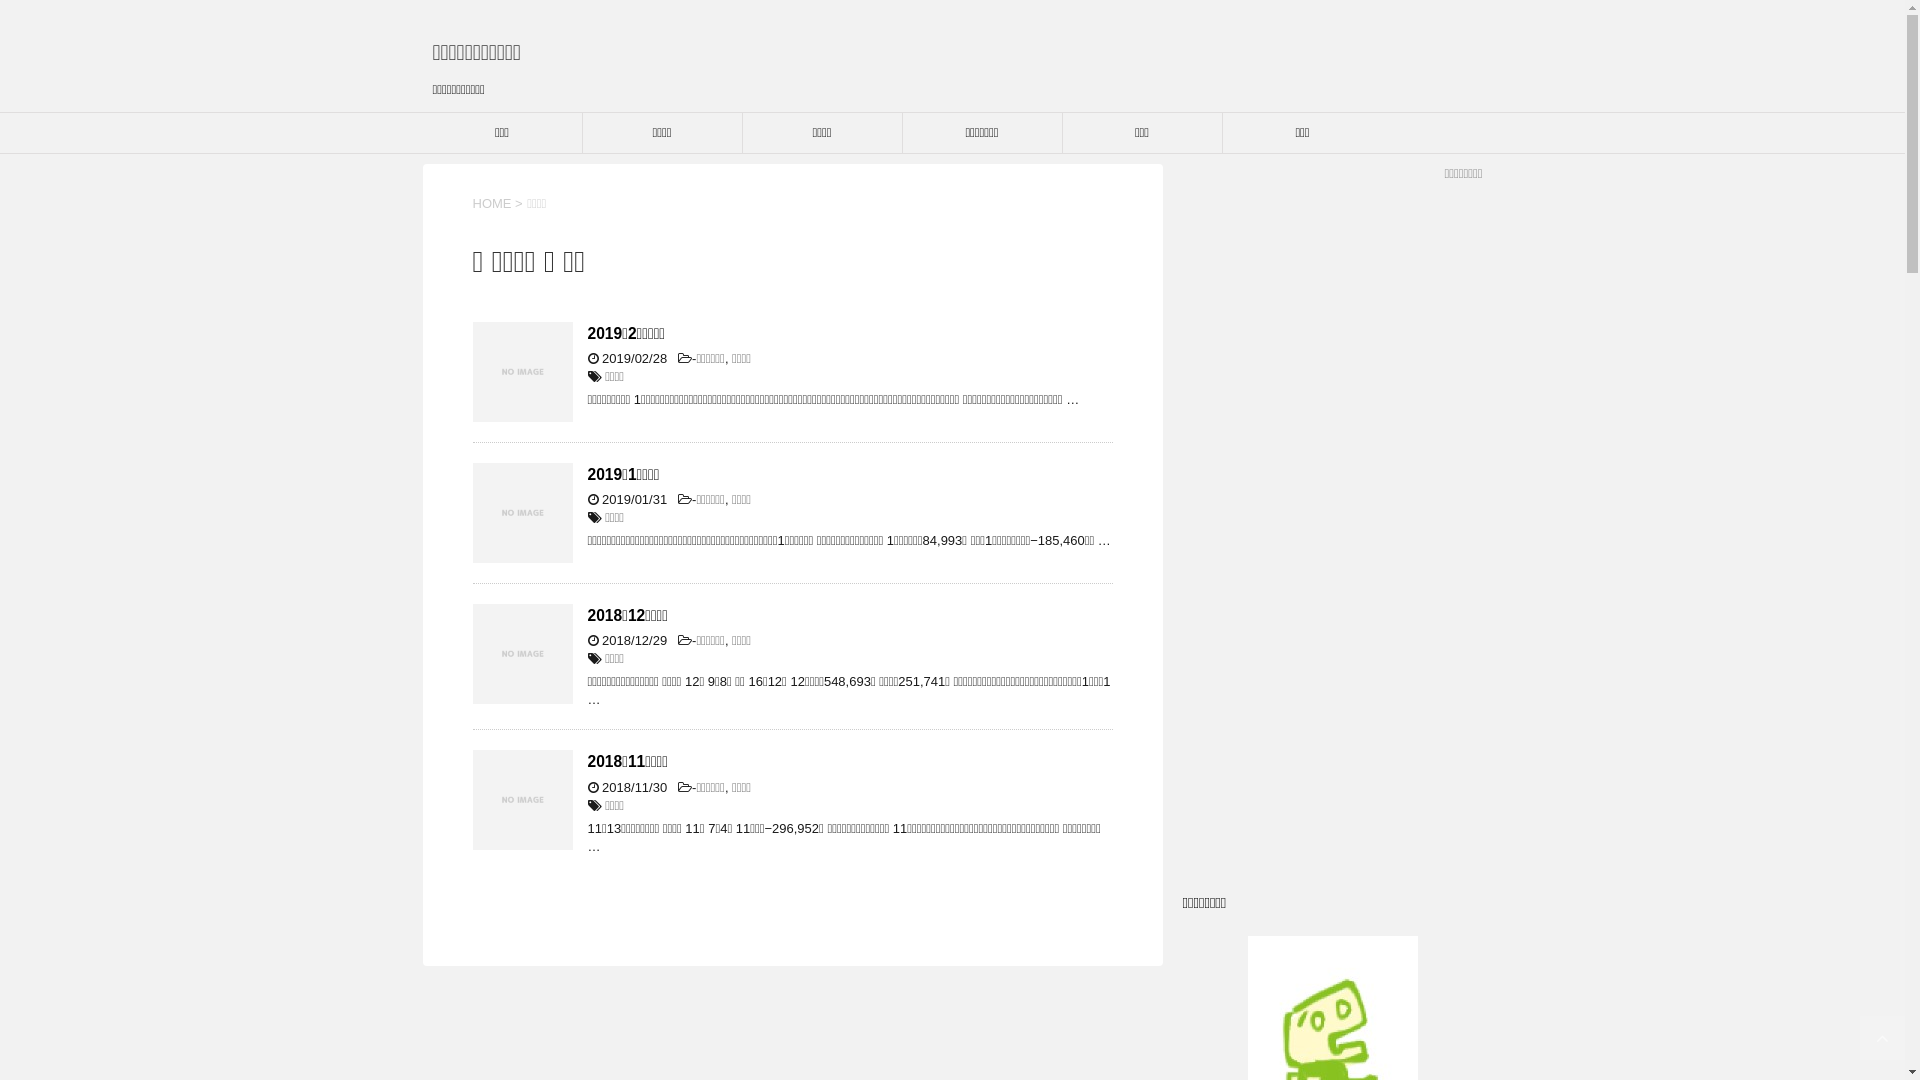 This screenshot has height=1080, width=1920. Describe the element at coordinates (522, 512) in the screenshot. I see `'no image'` at that location.